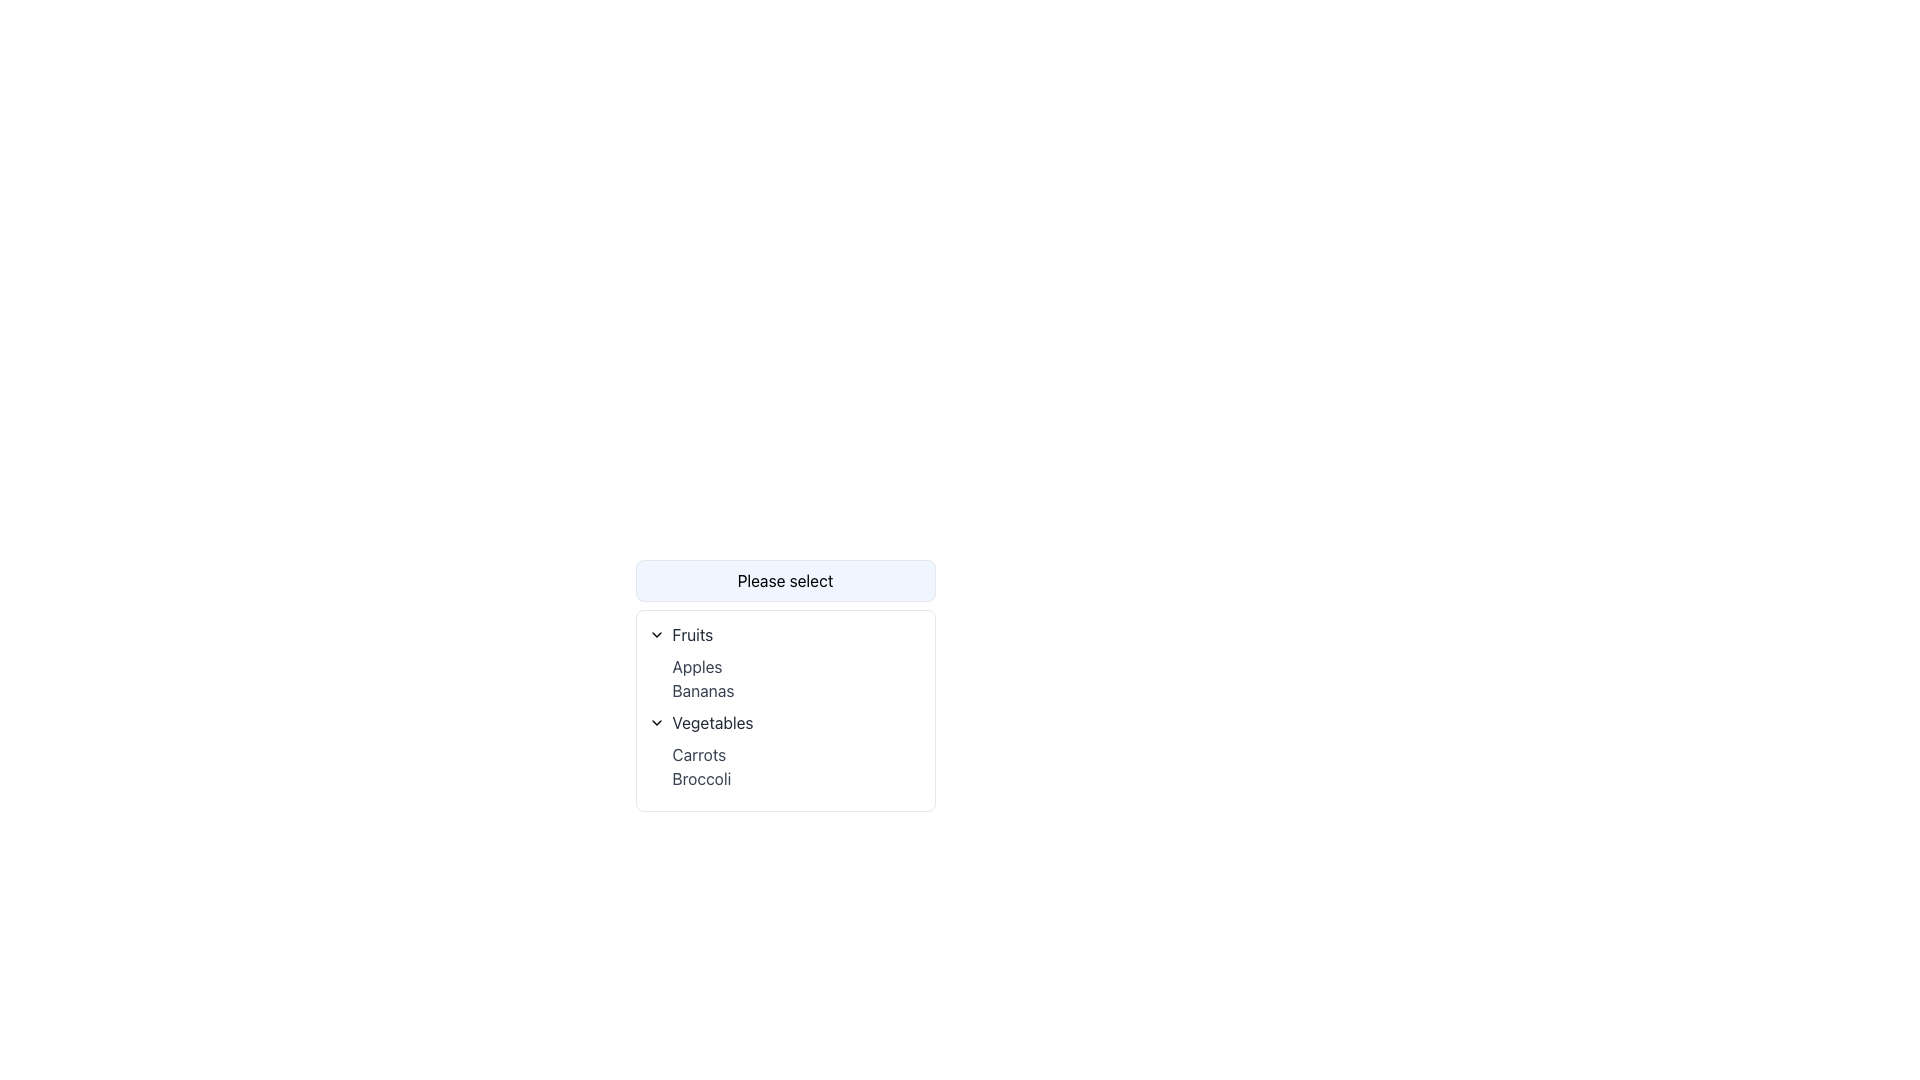 This screenshot has height=1080, width=1920. I want to click on the 'Apples' option in the dropdown menu under the 'Fruits' category, so click(697, 667).